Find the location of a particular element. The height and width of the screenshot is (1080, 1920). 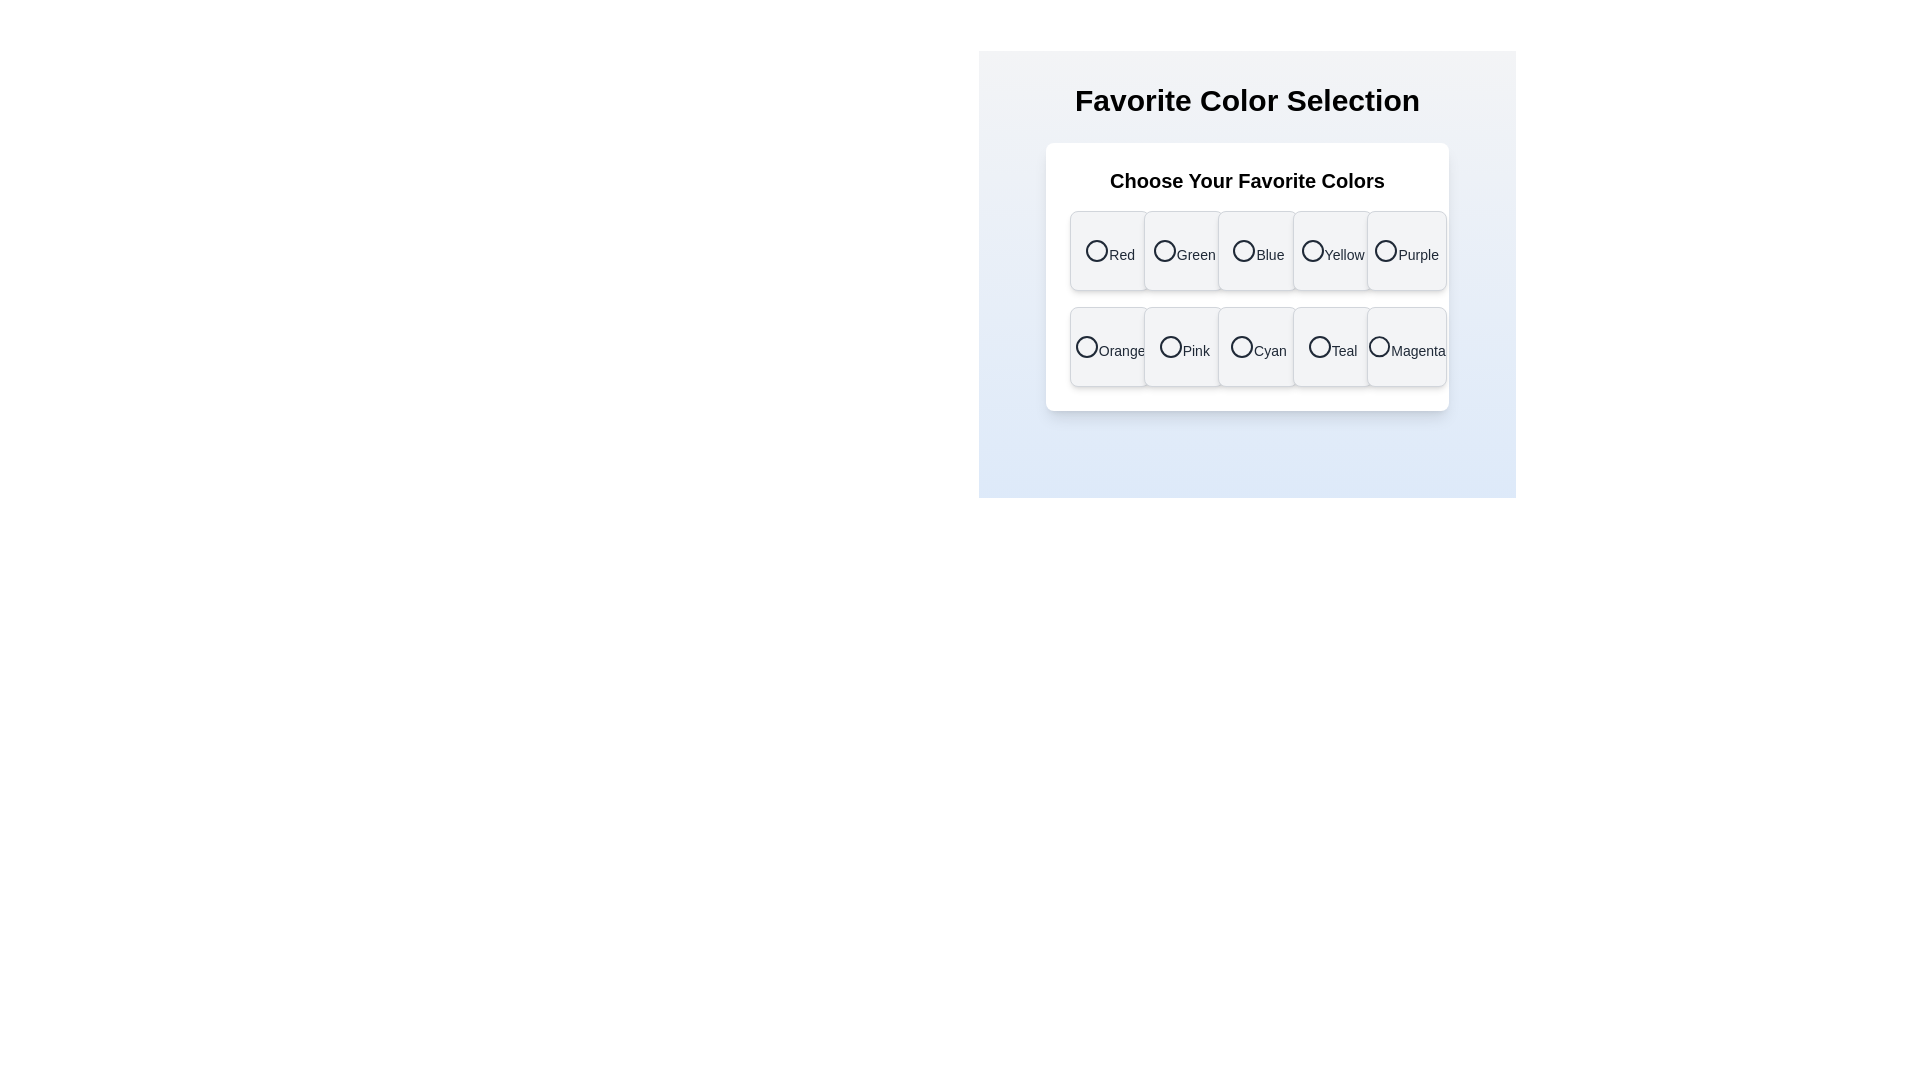

the color Red is located at coordinates (1109, 249).